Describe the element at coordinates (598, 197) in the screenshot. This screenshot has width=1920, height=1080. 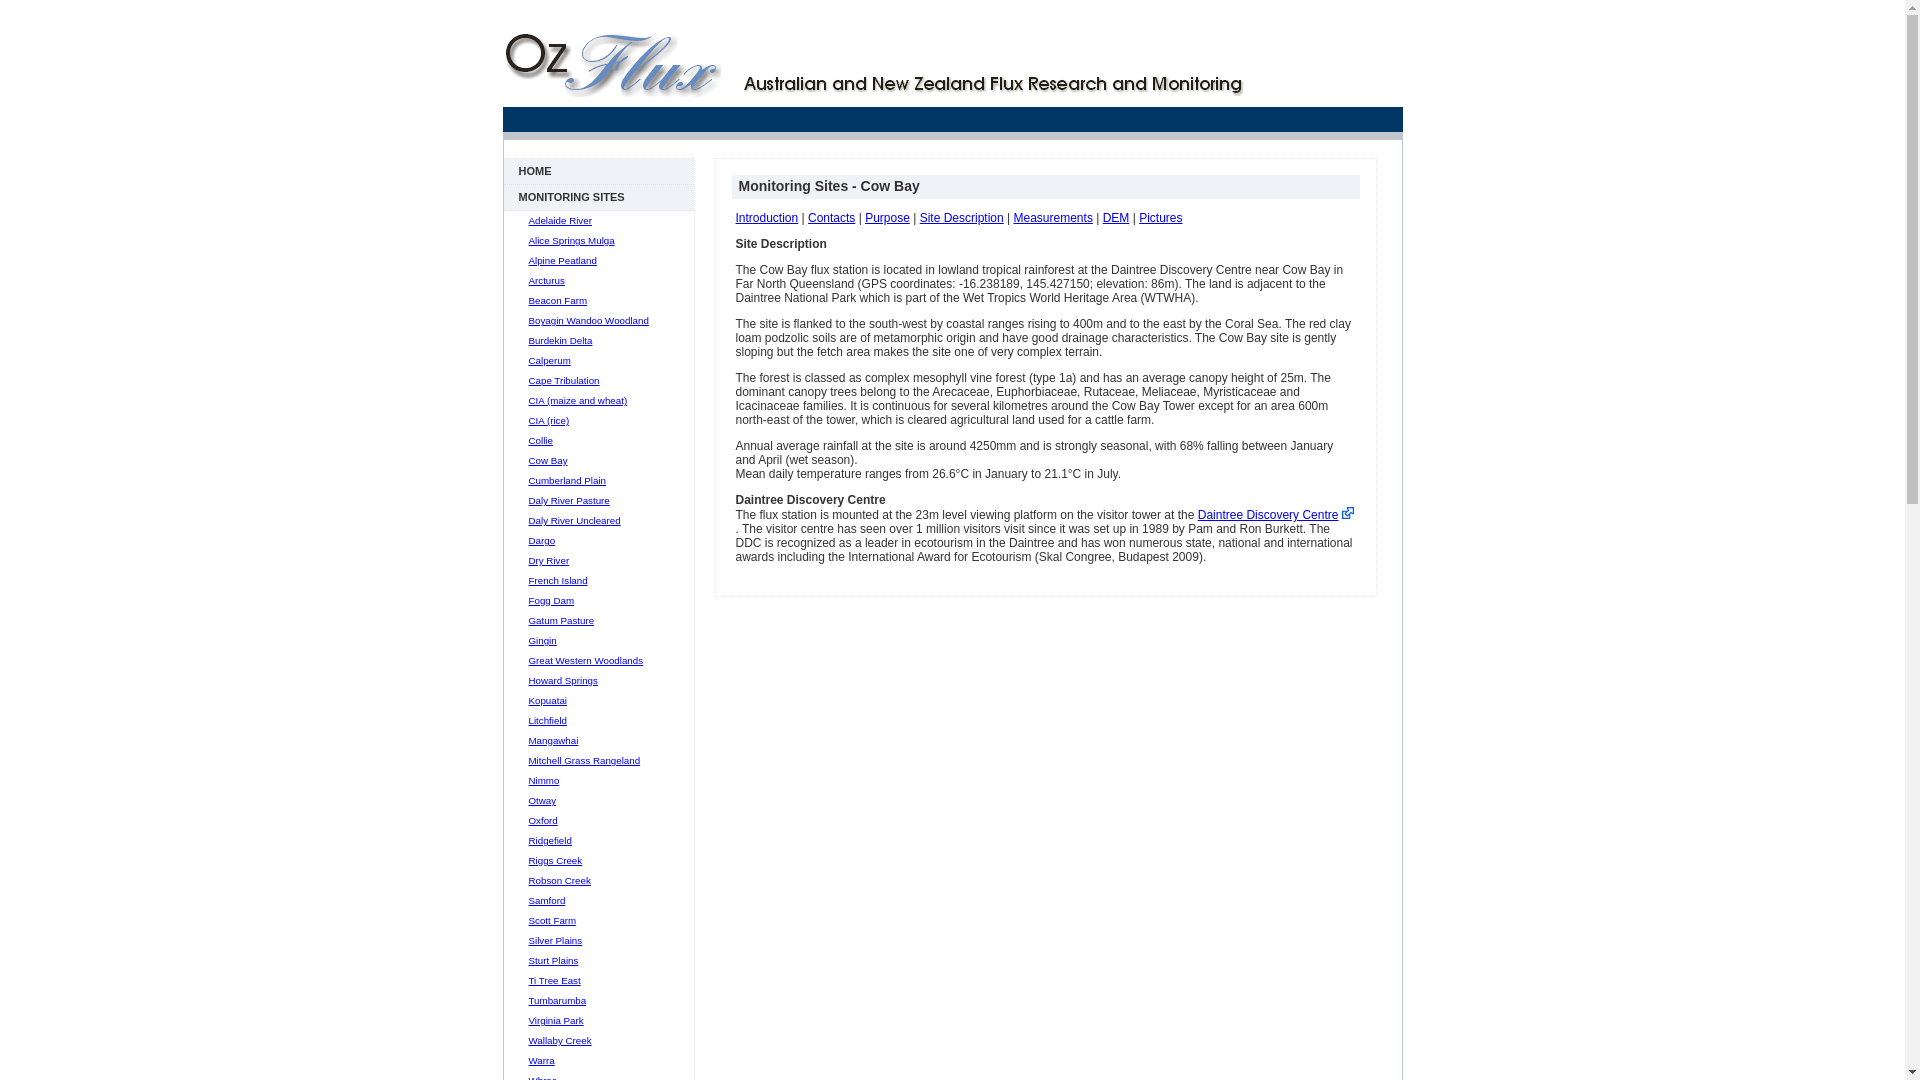
I see `'MONITORING SITES'` at that location.